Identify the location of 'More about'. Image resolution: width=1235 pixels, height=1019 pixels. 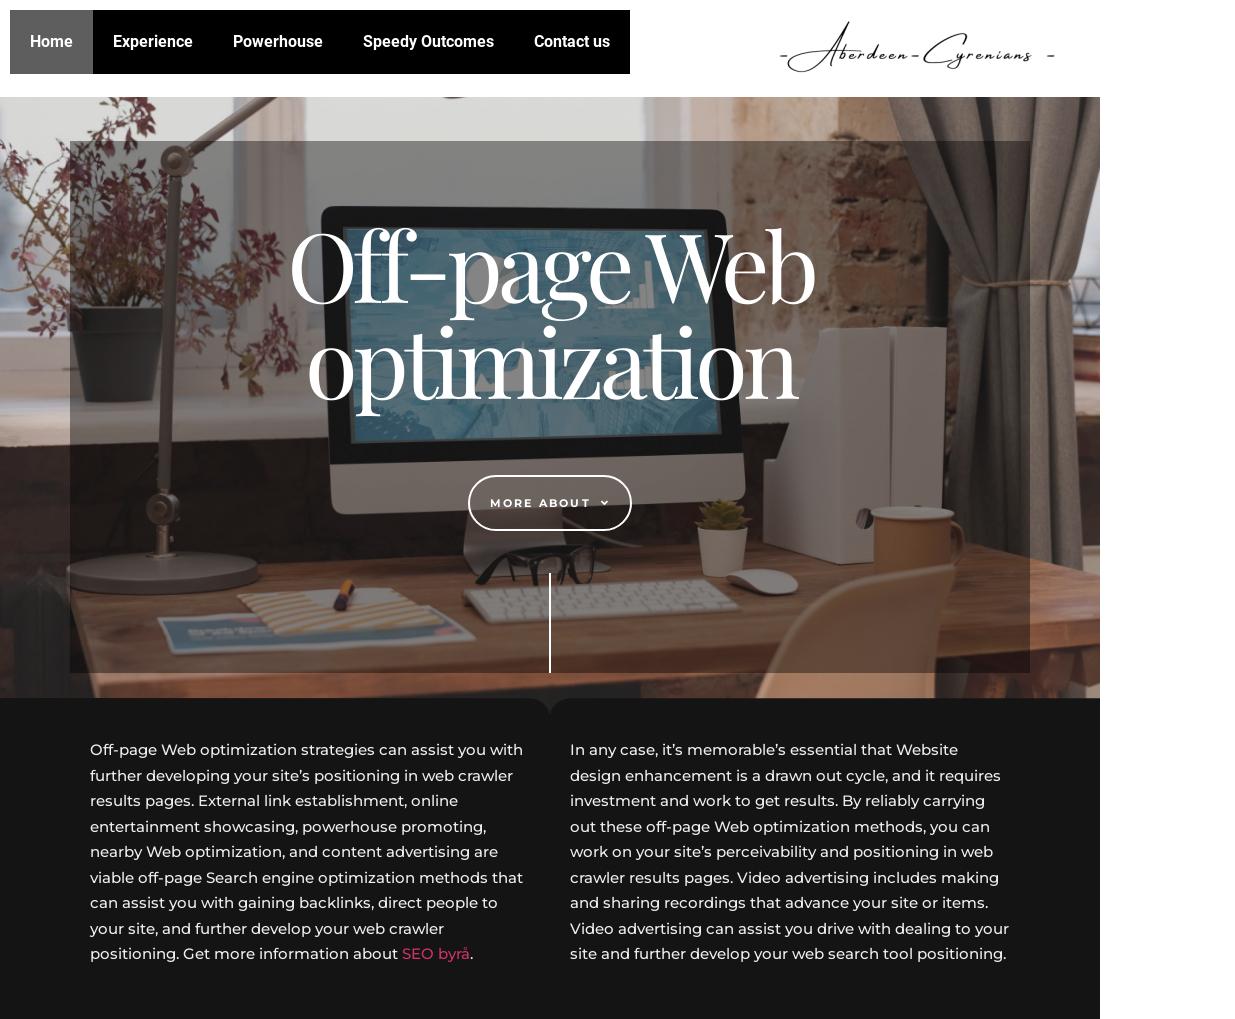
(538, 501).